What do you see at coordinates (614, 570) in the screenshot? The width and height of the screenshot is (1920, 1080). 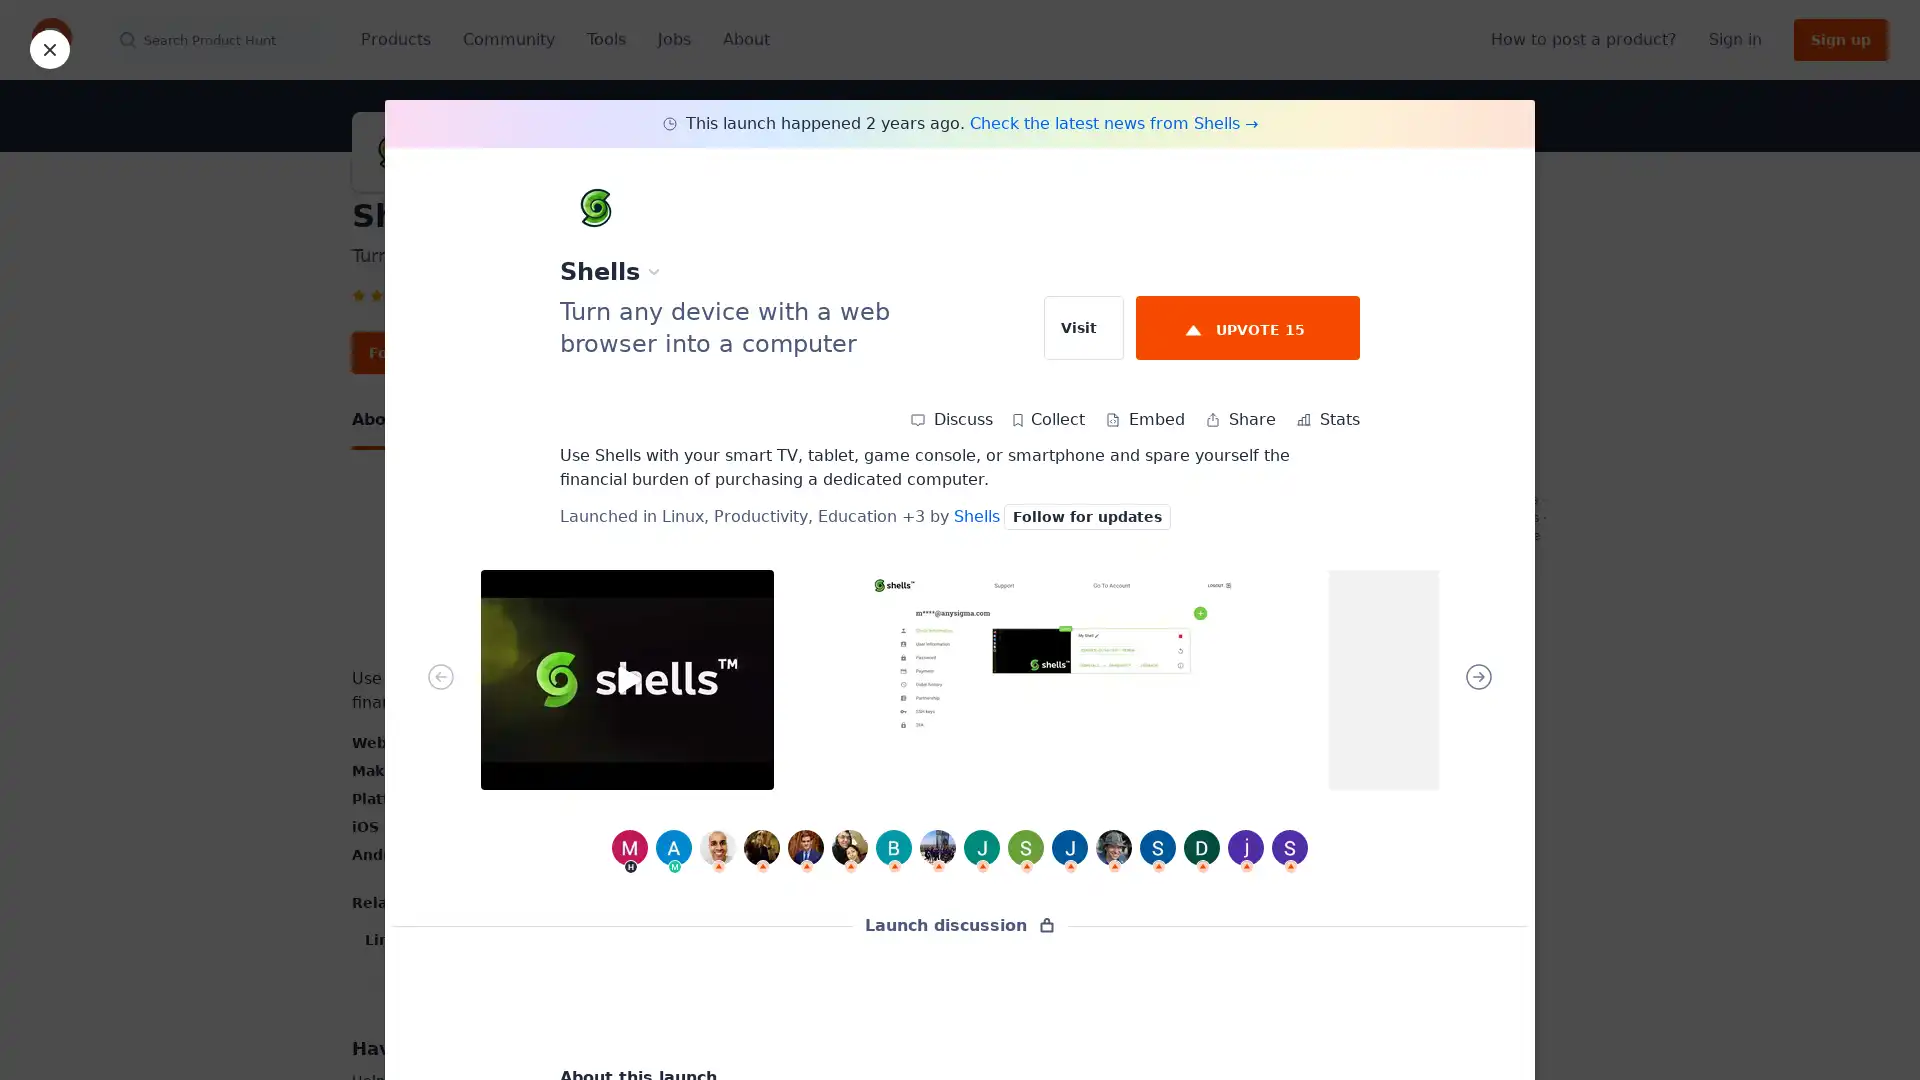 I see `Shells image` at bounding box center [614, 570].